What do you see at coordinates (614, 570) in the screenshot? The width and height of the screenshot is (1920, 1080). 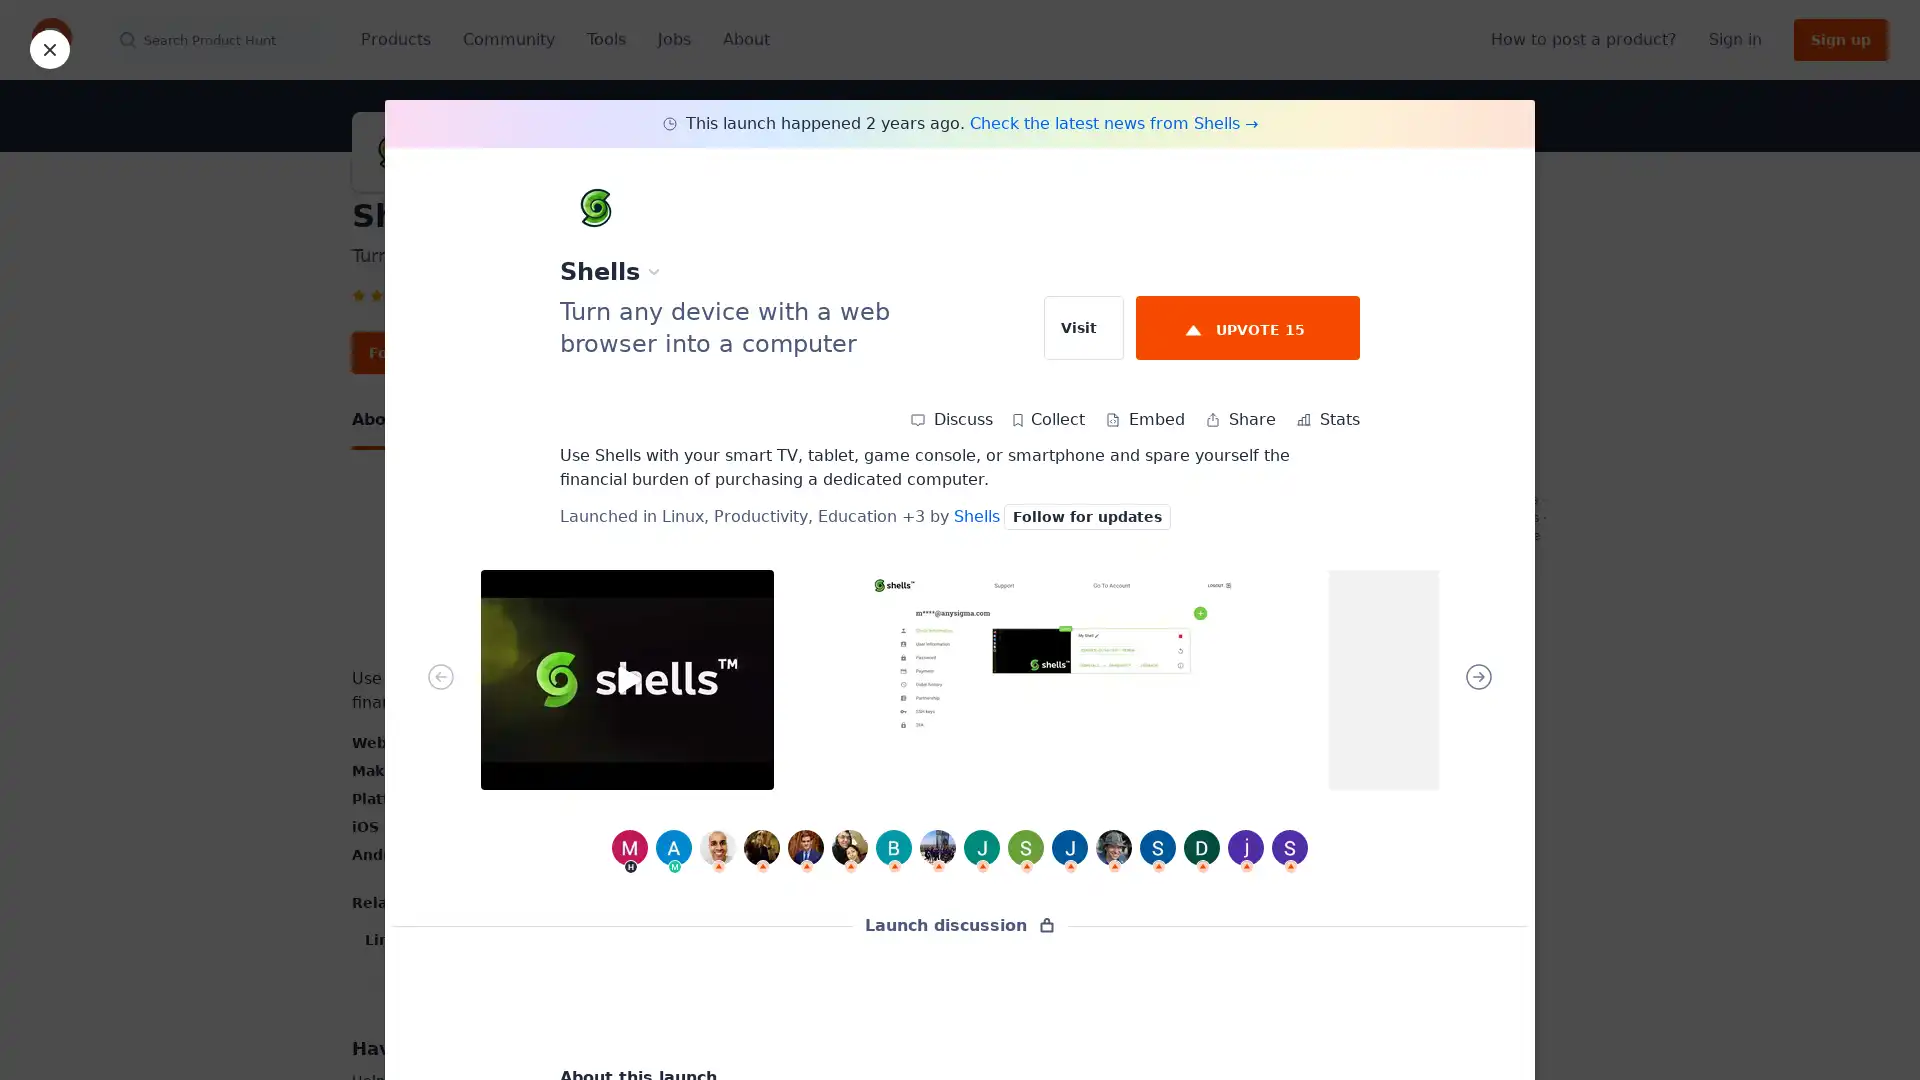 I see `Shells image` at bounding box center [614, 570].